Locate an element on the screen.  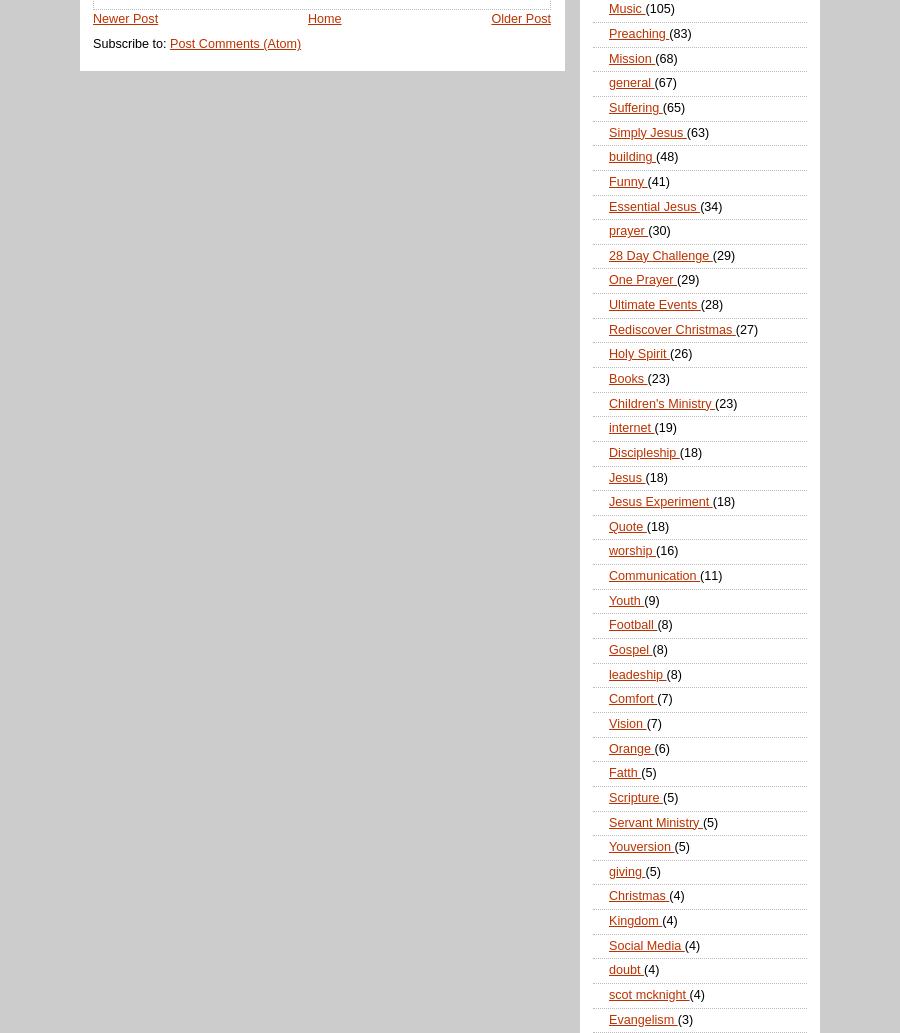
'(28)' is located at coordinates (710, 304).